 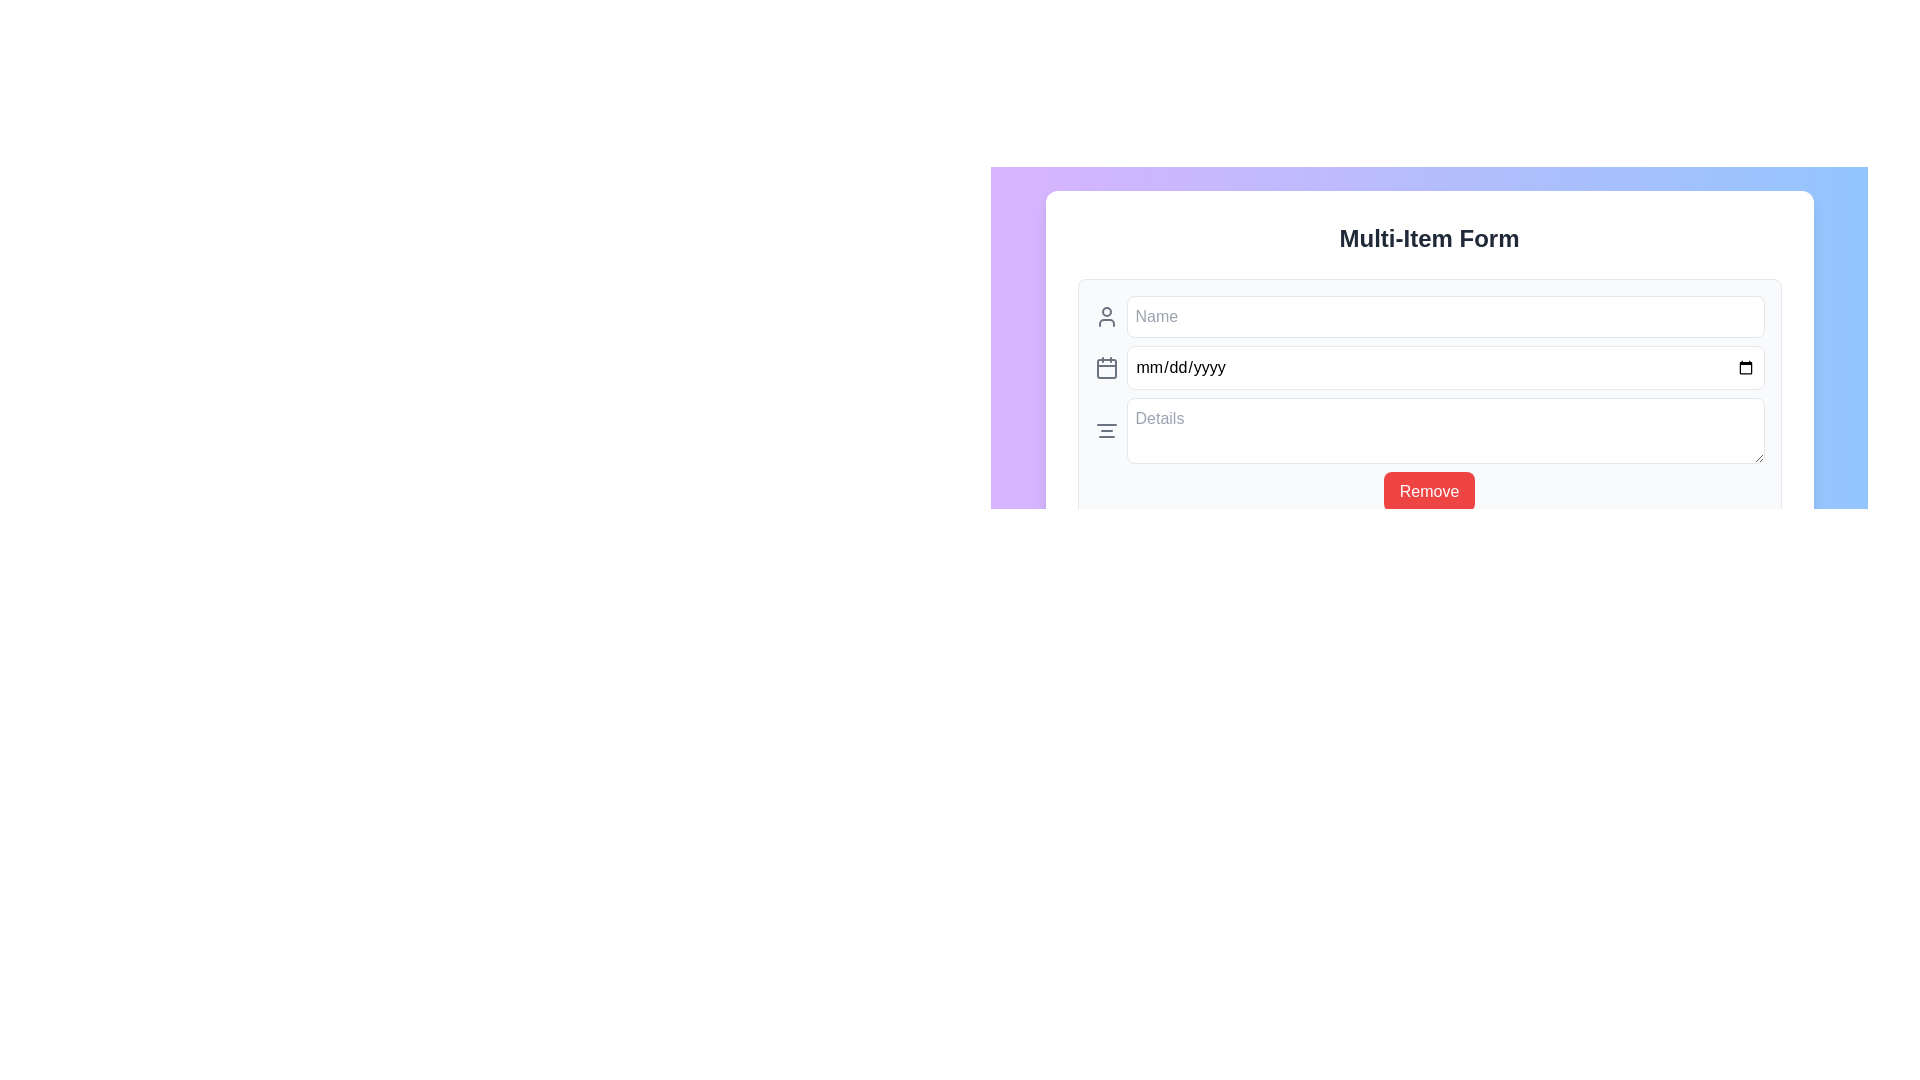 I want to click on the icon with three horizontal lines that resembles a 'center align' symbol, so click(x=1105, y=430).